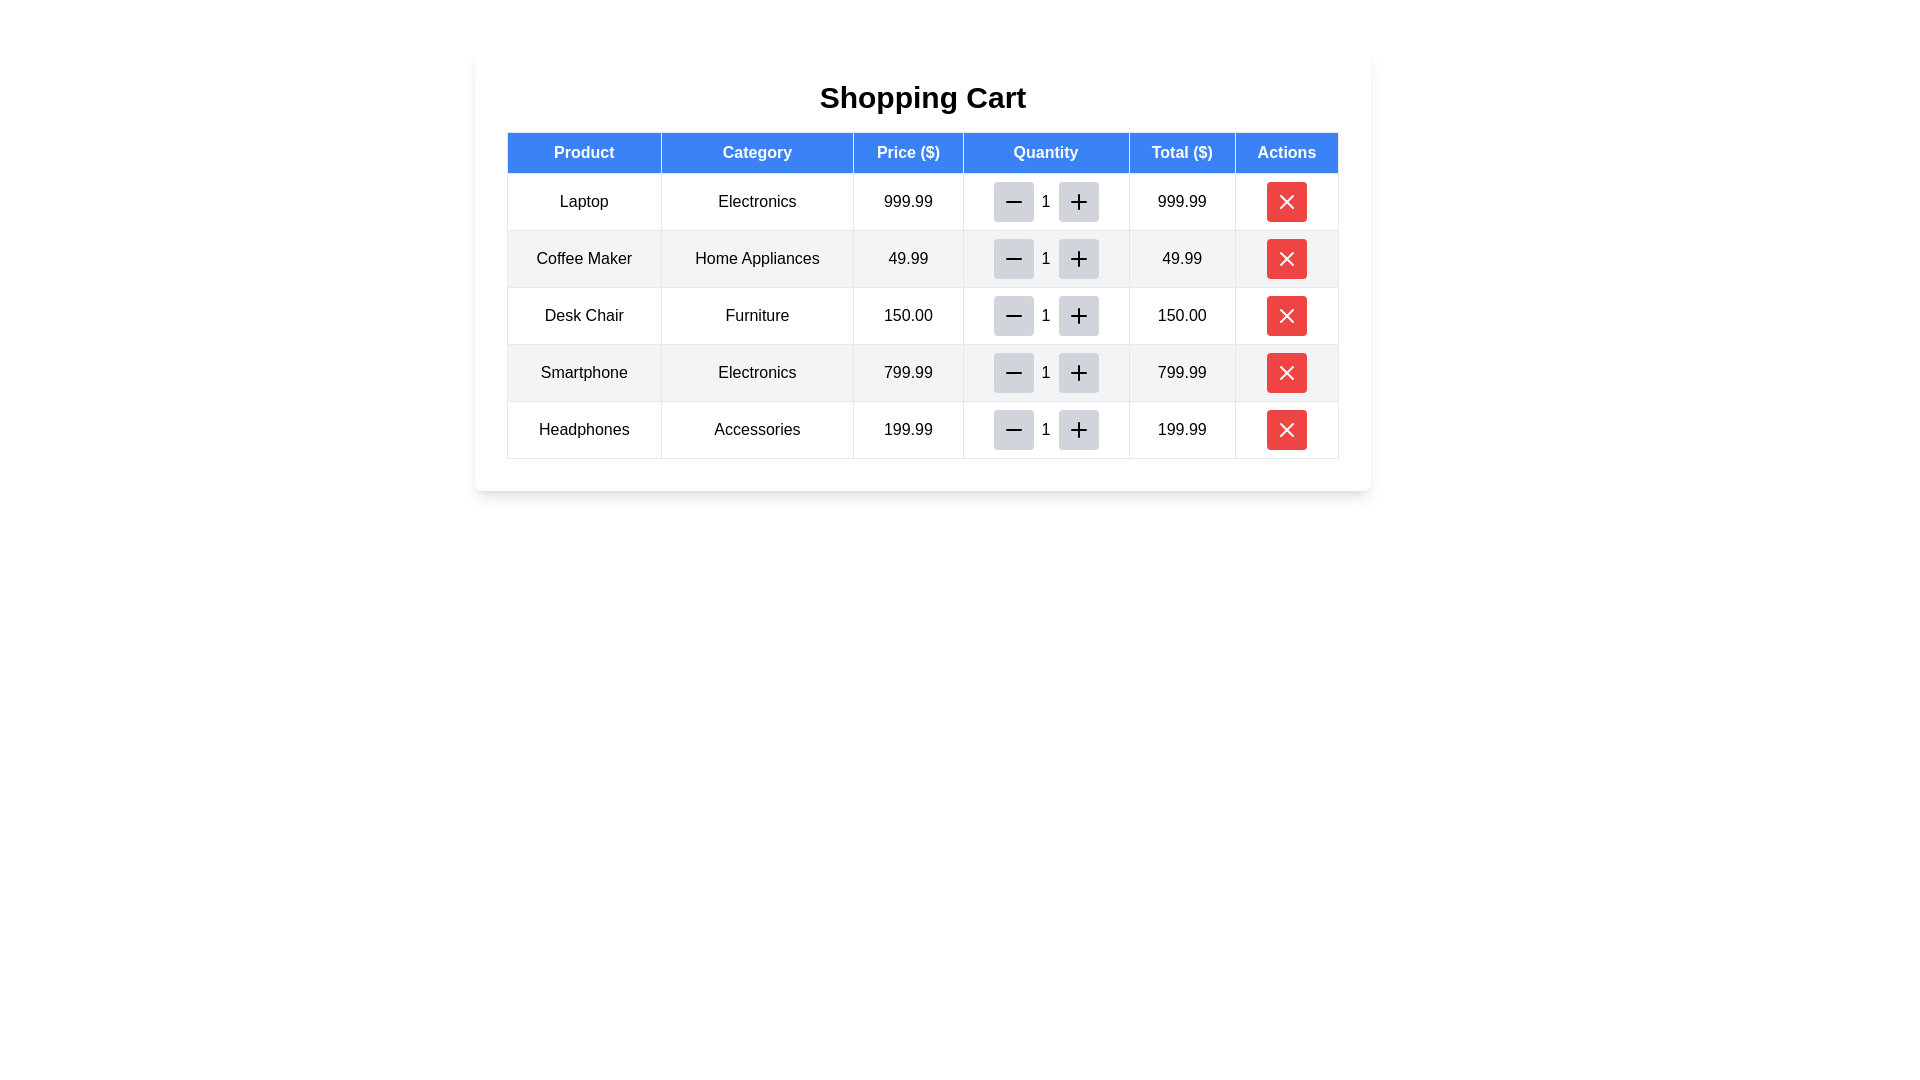 The width and height of the screenshot is (1920, 1080). What do you see at coordinates (1182, 315) in the screenshot?
I see `the text label displaying '150.00' in the 'Total ($)' column of the 'Desk Chair' row` at bounding box center [1182, 315].